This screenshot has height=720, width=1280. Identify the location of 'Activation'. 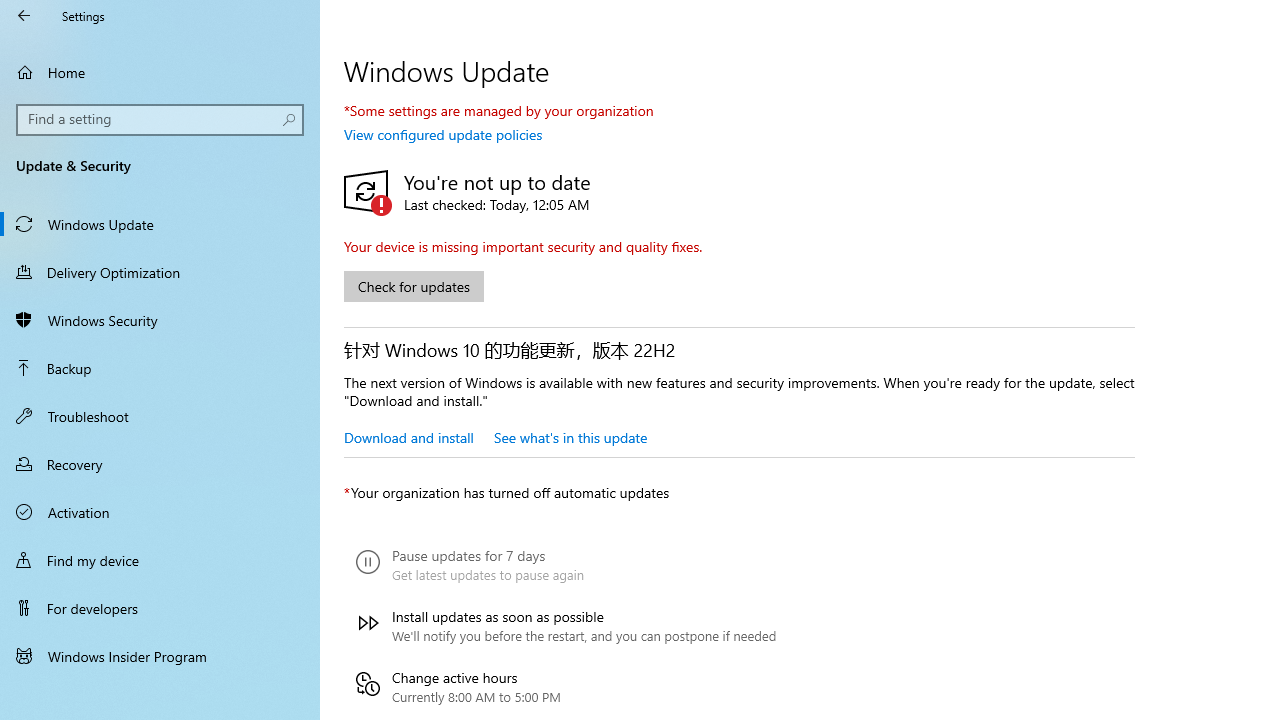
(160, 510).